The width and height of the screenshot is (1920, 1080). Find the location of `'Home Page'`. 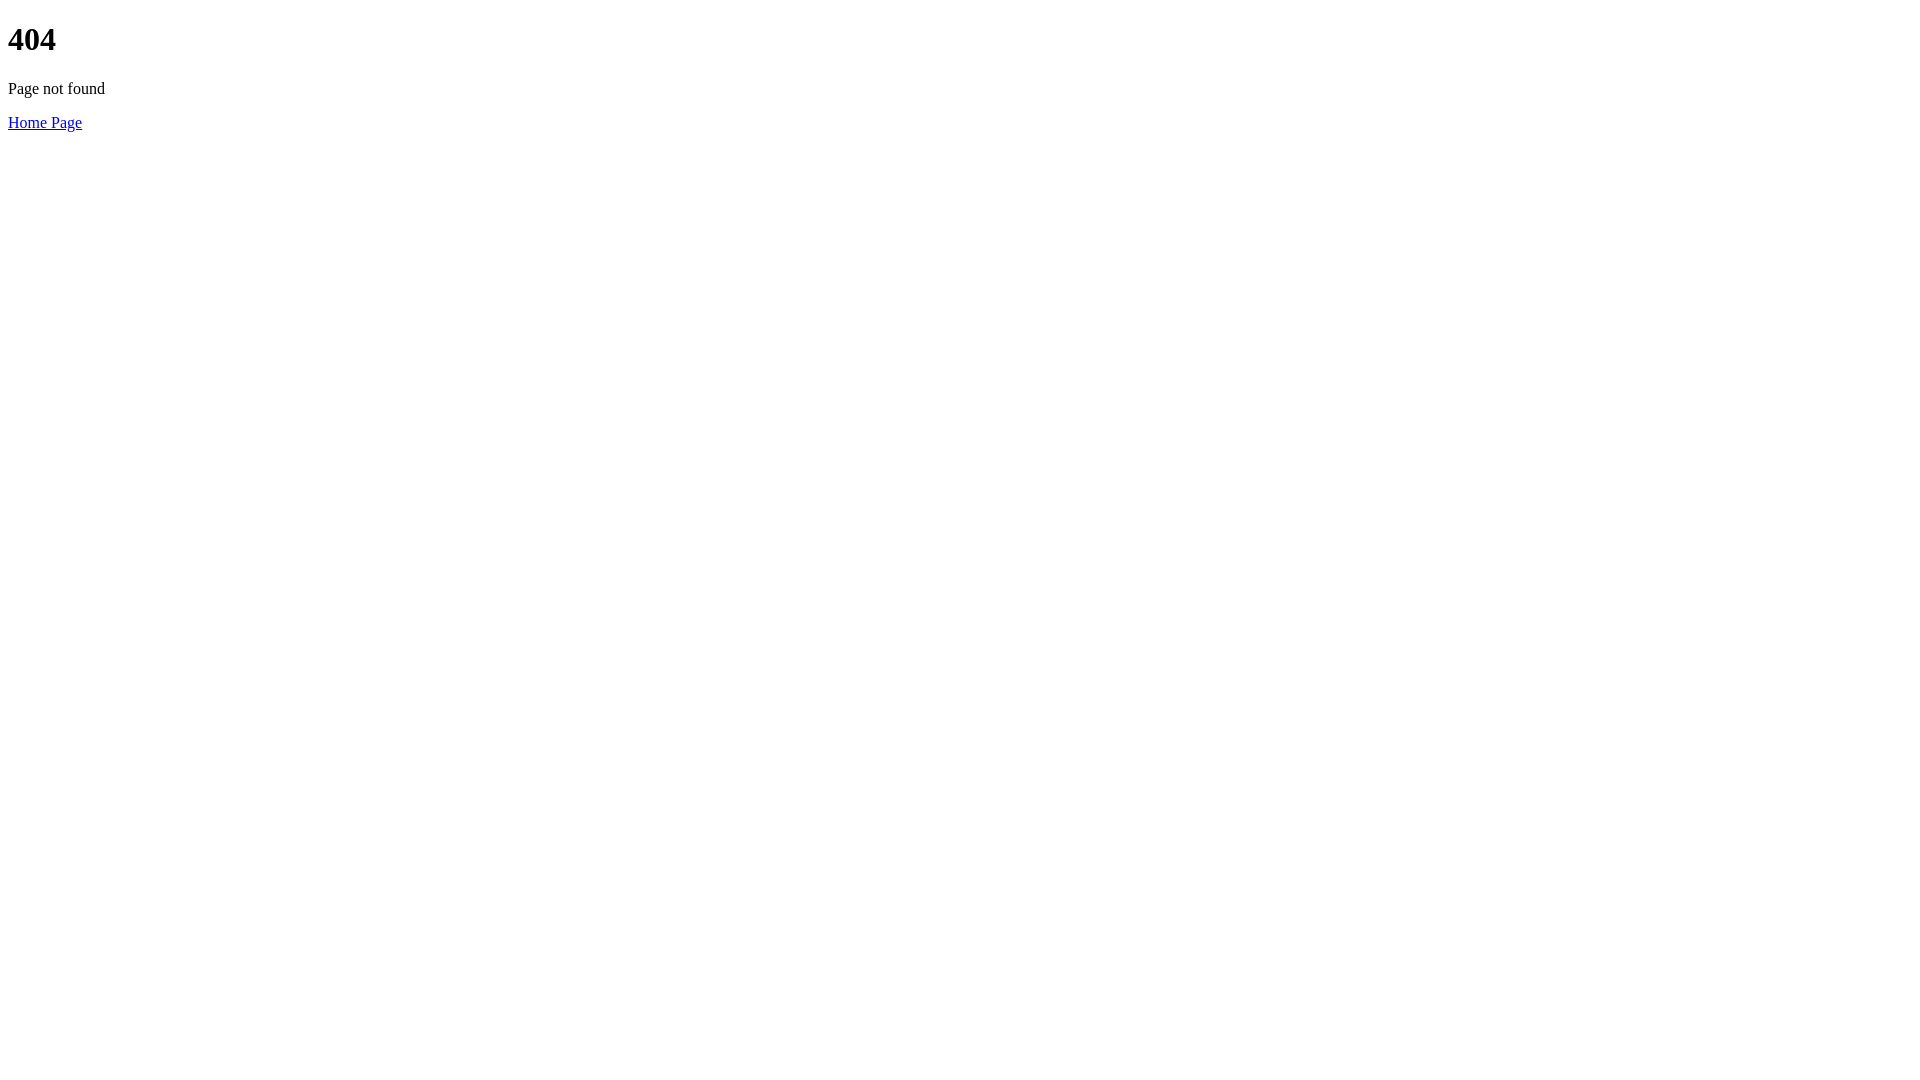

'Home Page' is located at coordinates (8, 122).